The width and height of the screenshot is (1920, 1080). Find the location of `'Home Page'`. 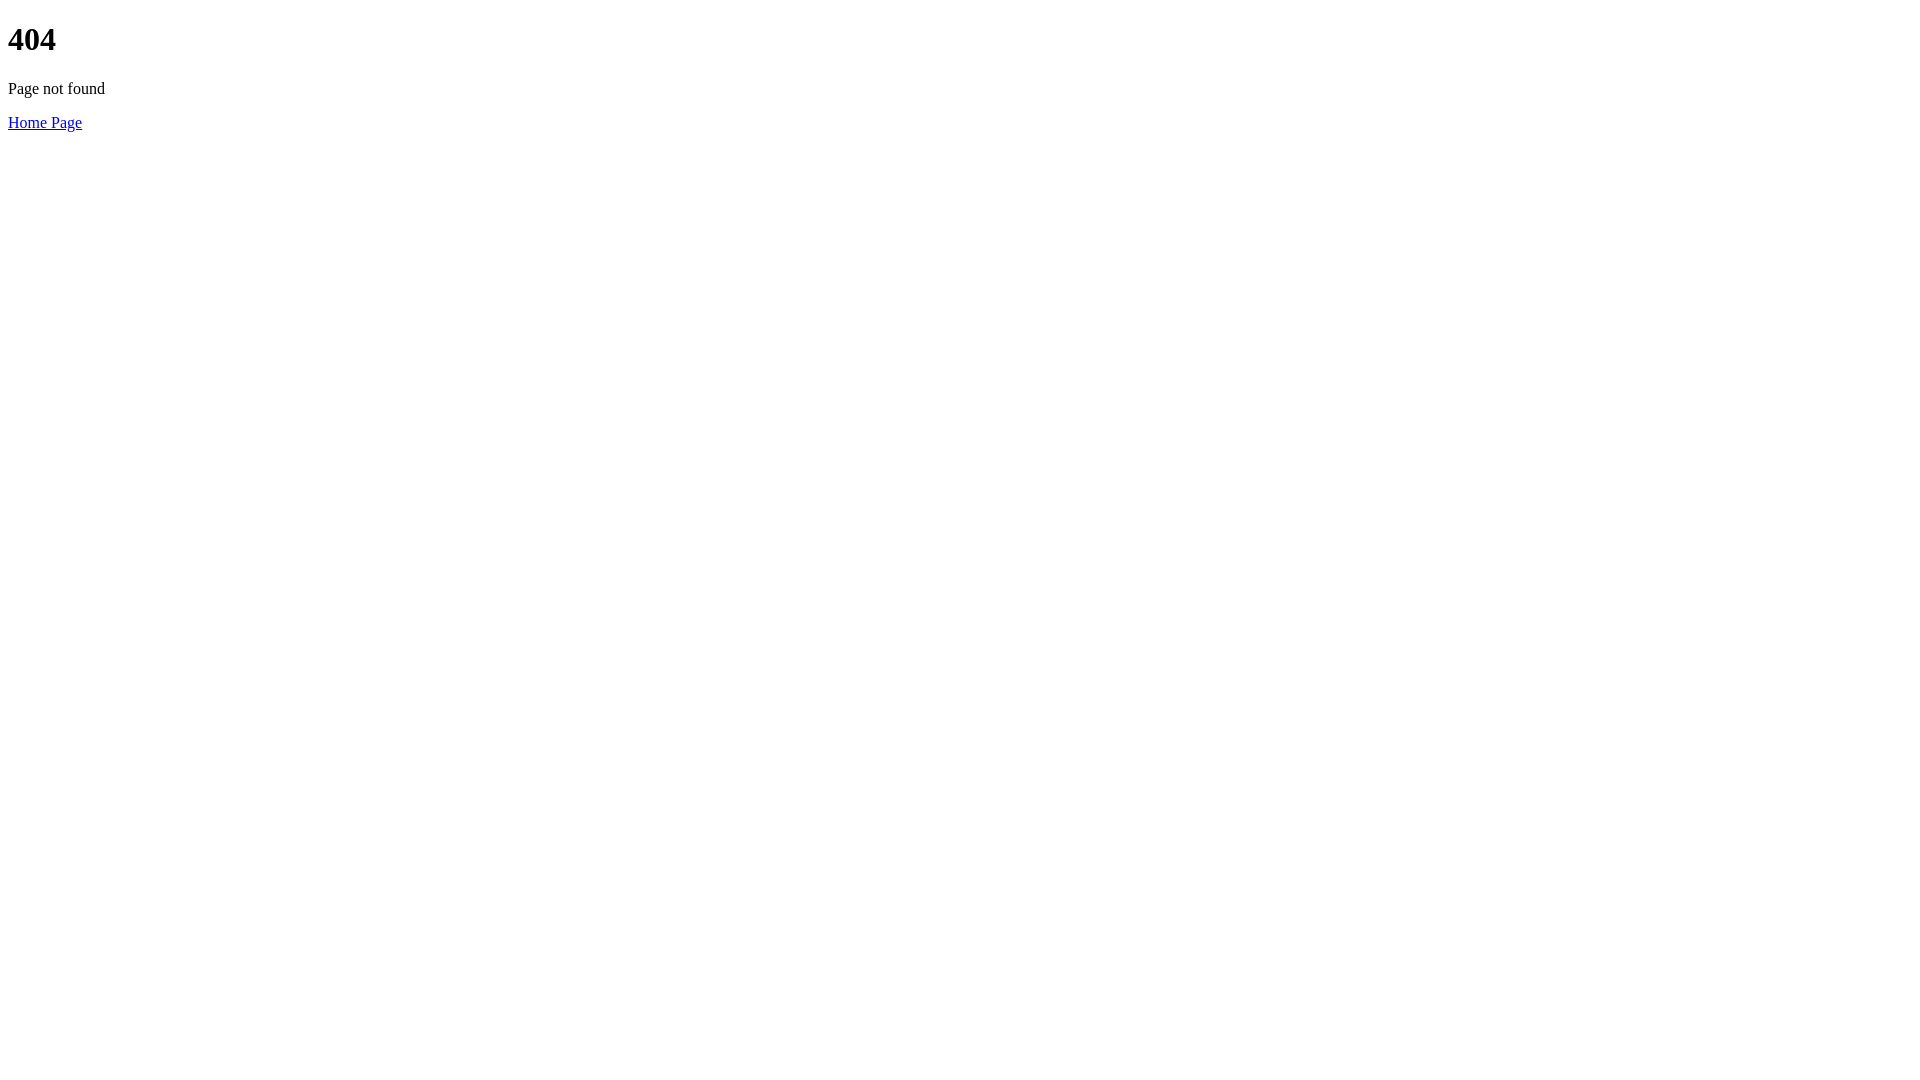

'Home Page' is located at coordinates (8, 122).